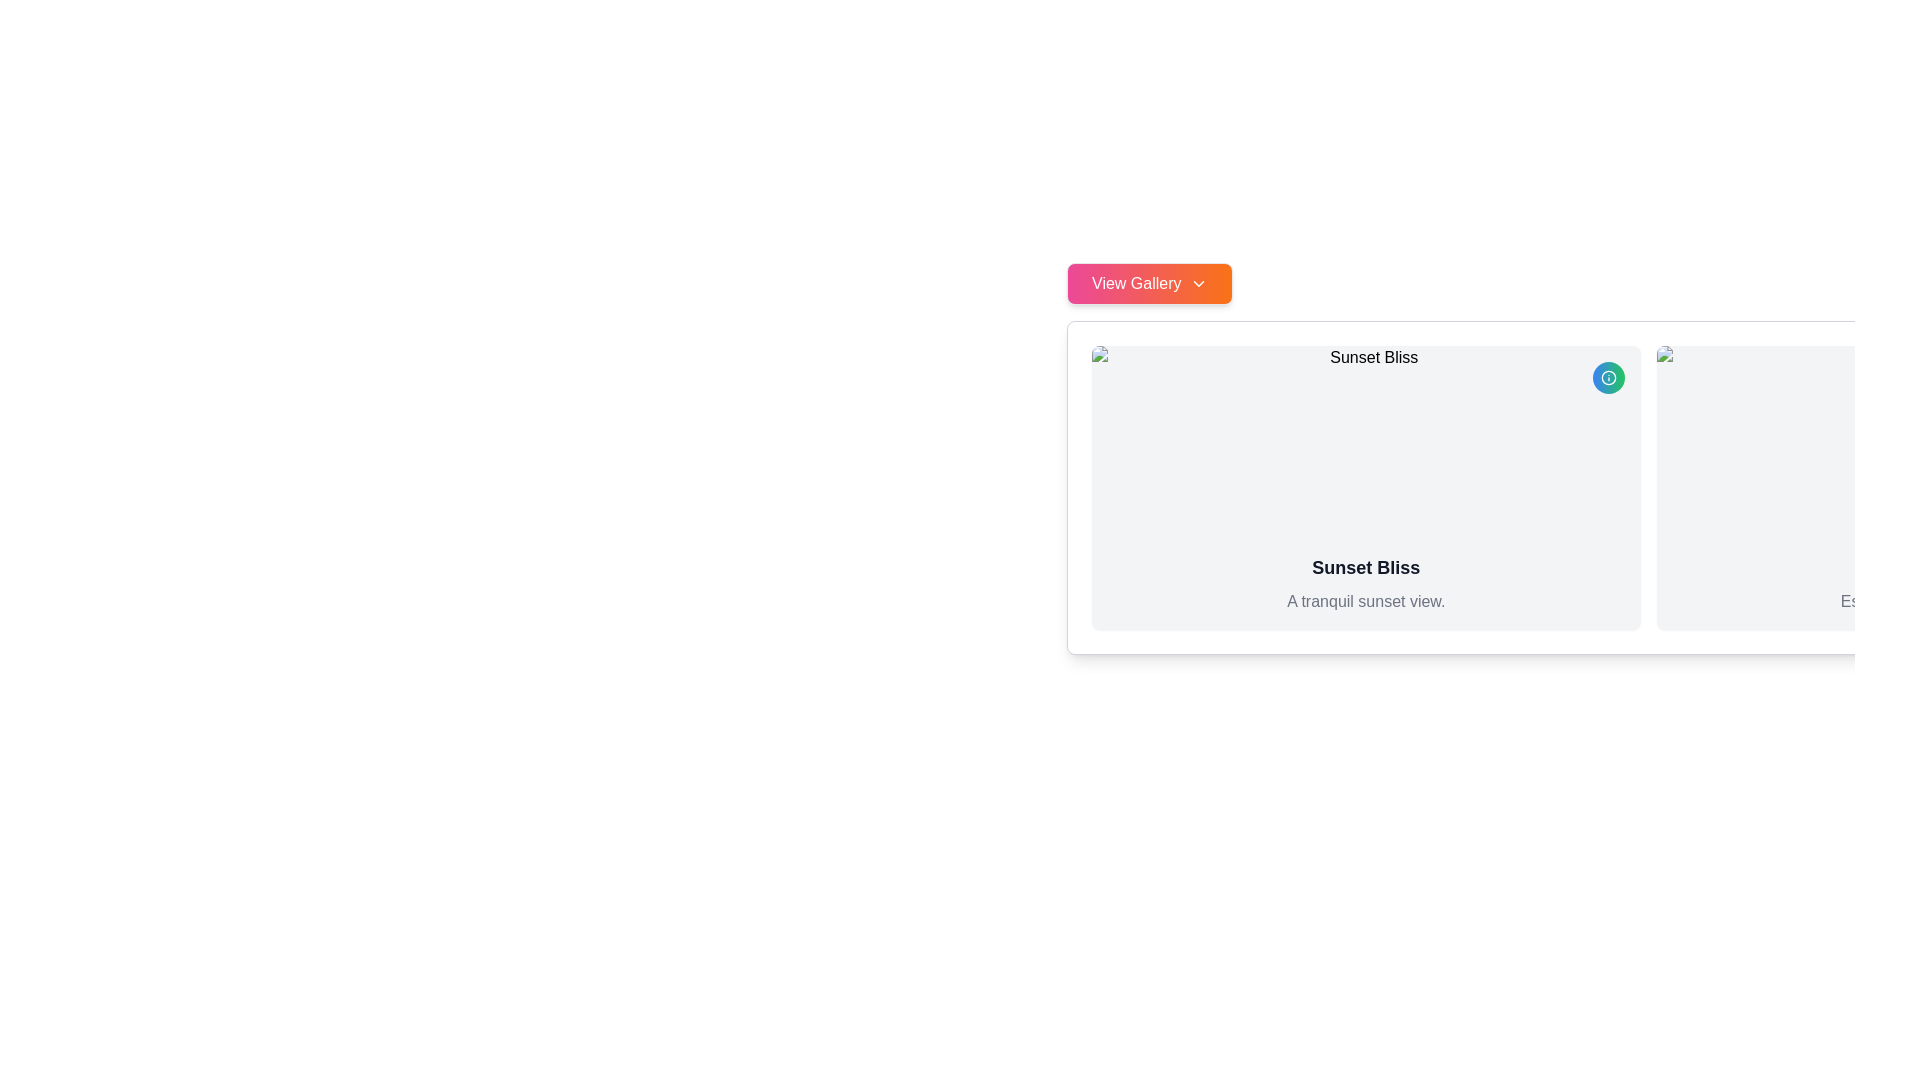 This screenshot has width=1920, height=1080. What do you see at coordinates (1608, 378) in the screenshot?
I see `the circular information icon with a blue-to-green gradient background and white border` at bounding box center [1608, 378].